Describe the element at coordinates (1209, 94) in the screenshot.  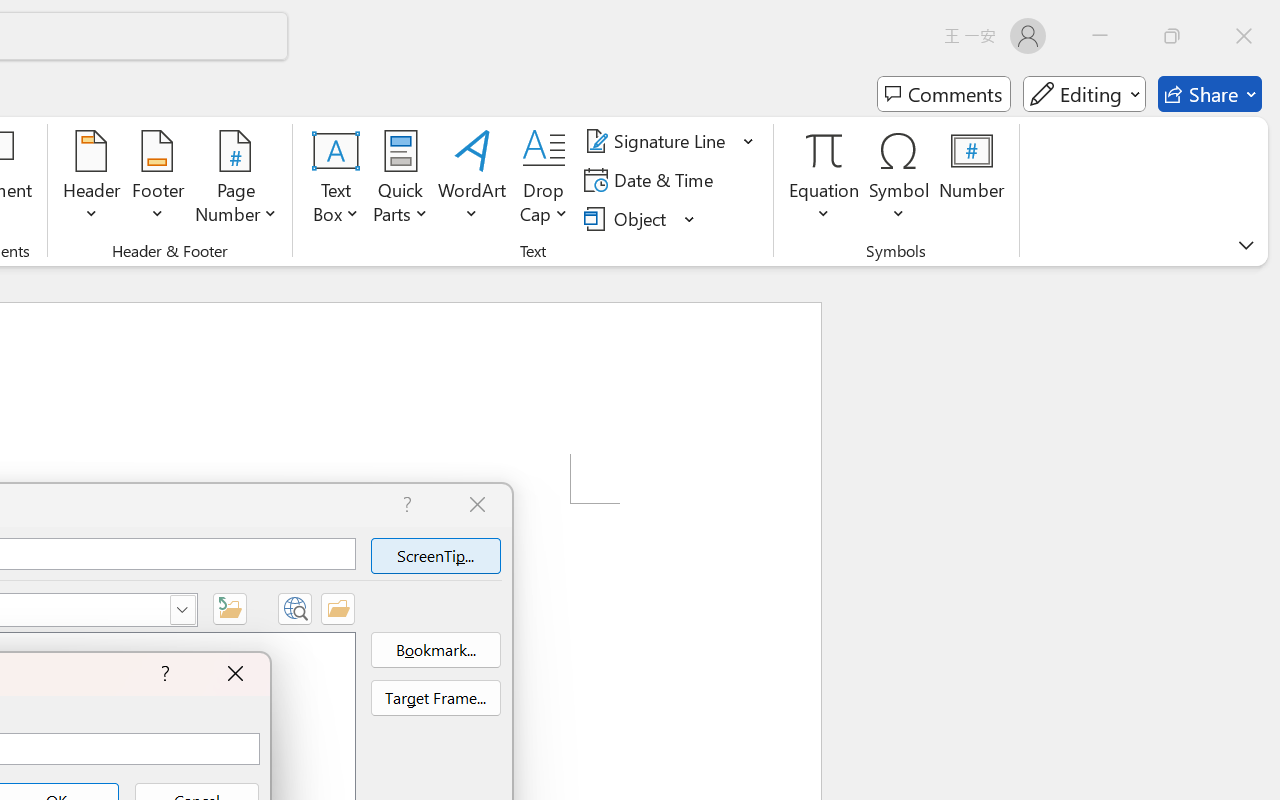
I see `'Share'` at that location.